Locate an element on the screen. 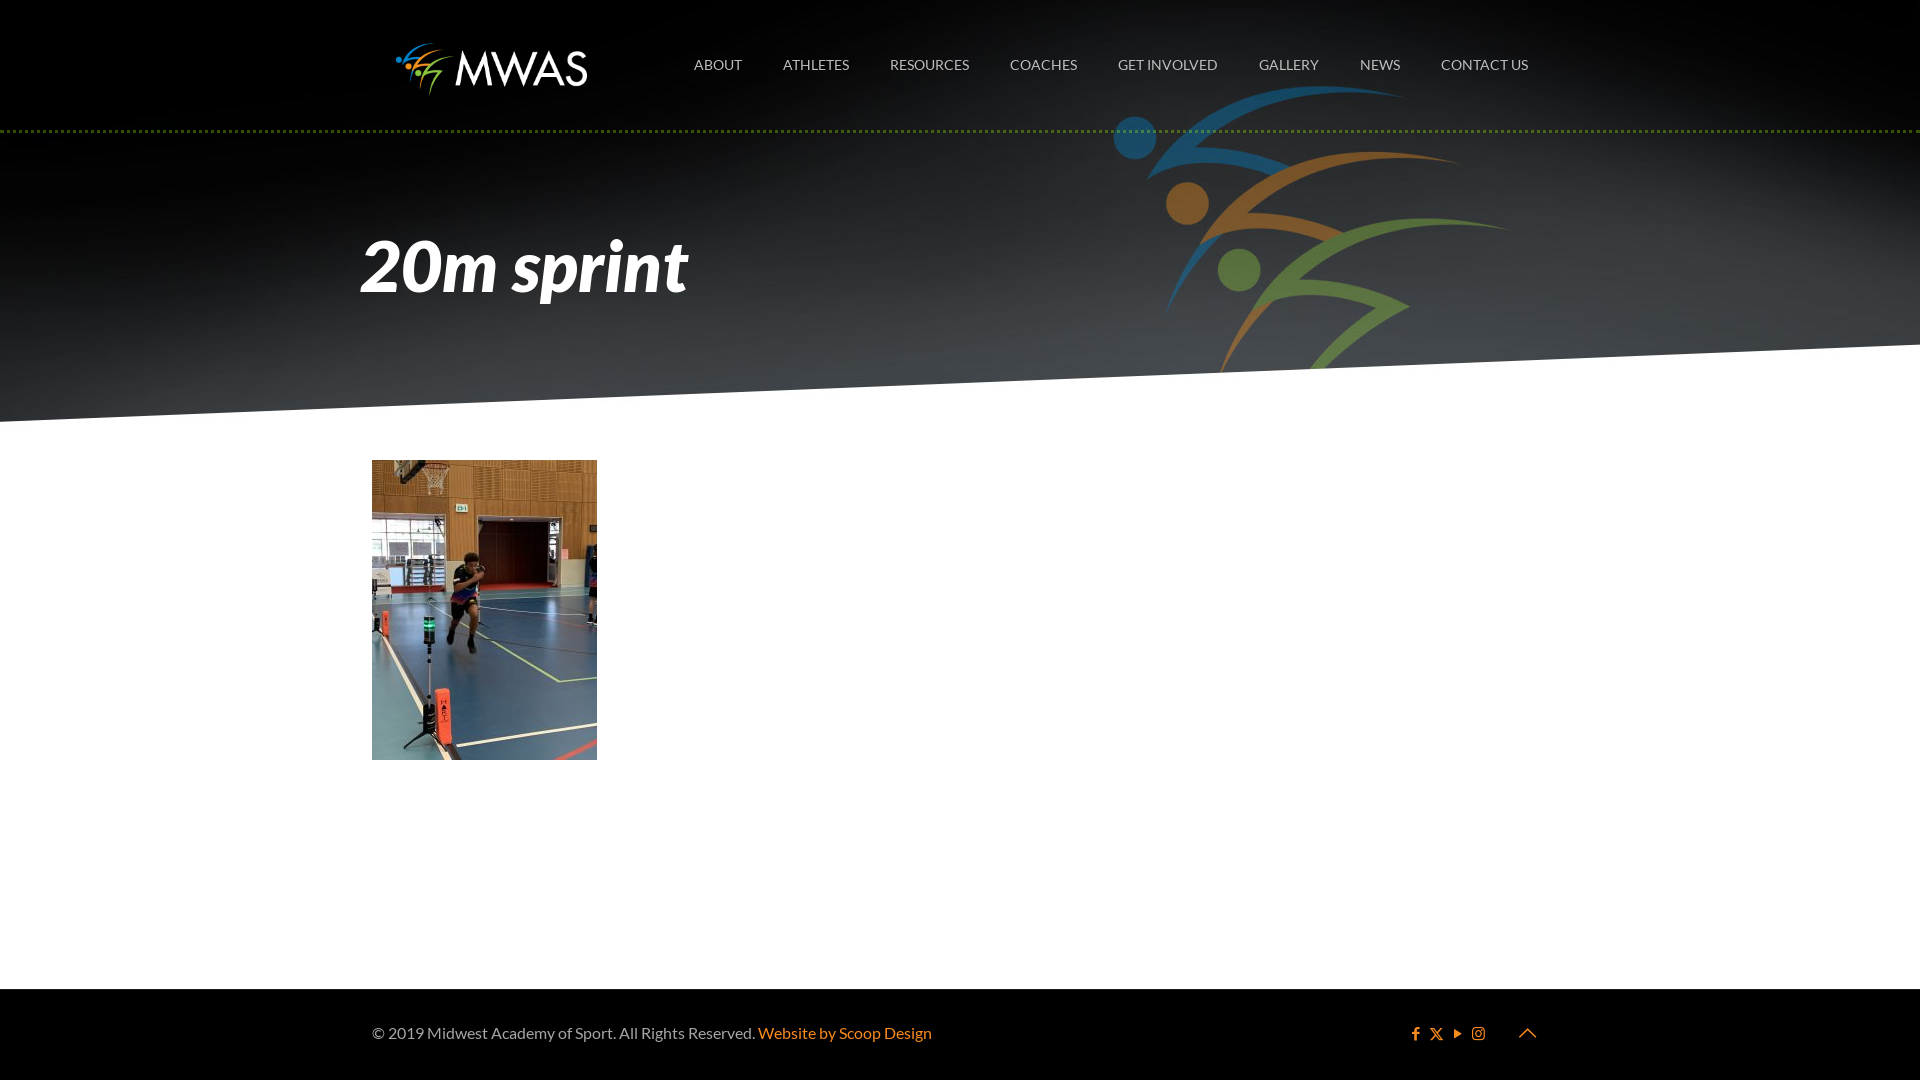 This screenshot has width=1920, height=1080. 'NEWS' is located at coordinates (1379, 64).